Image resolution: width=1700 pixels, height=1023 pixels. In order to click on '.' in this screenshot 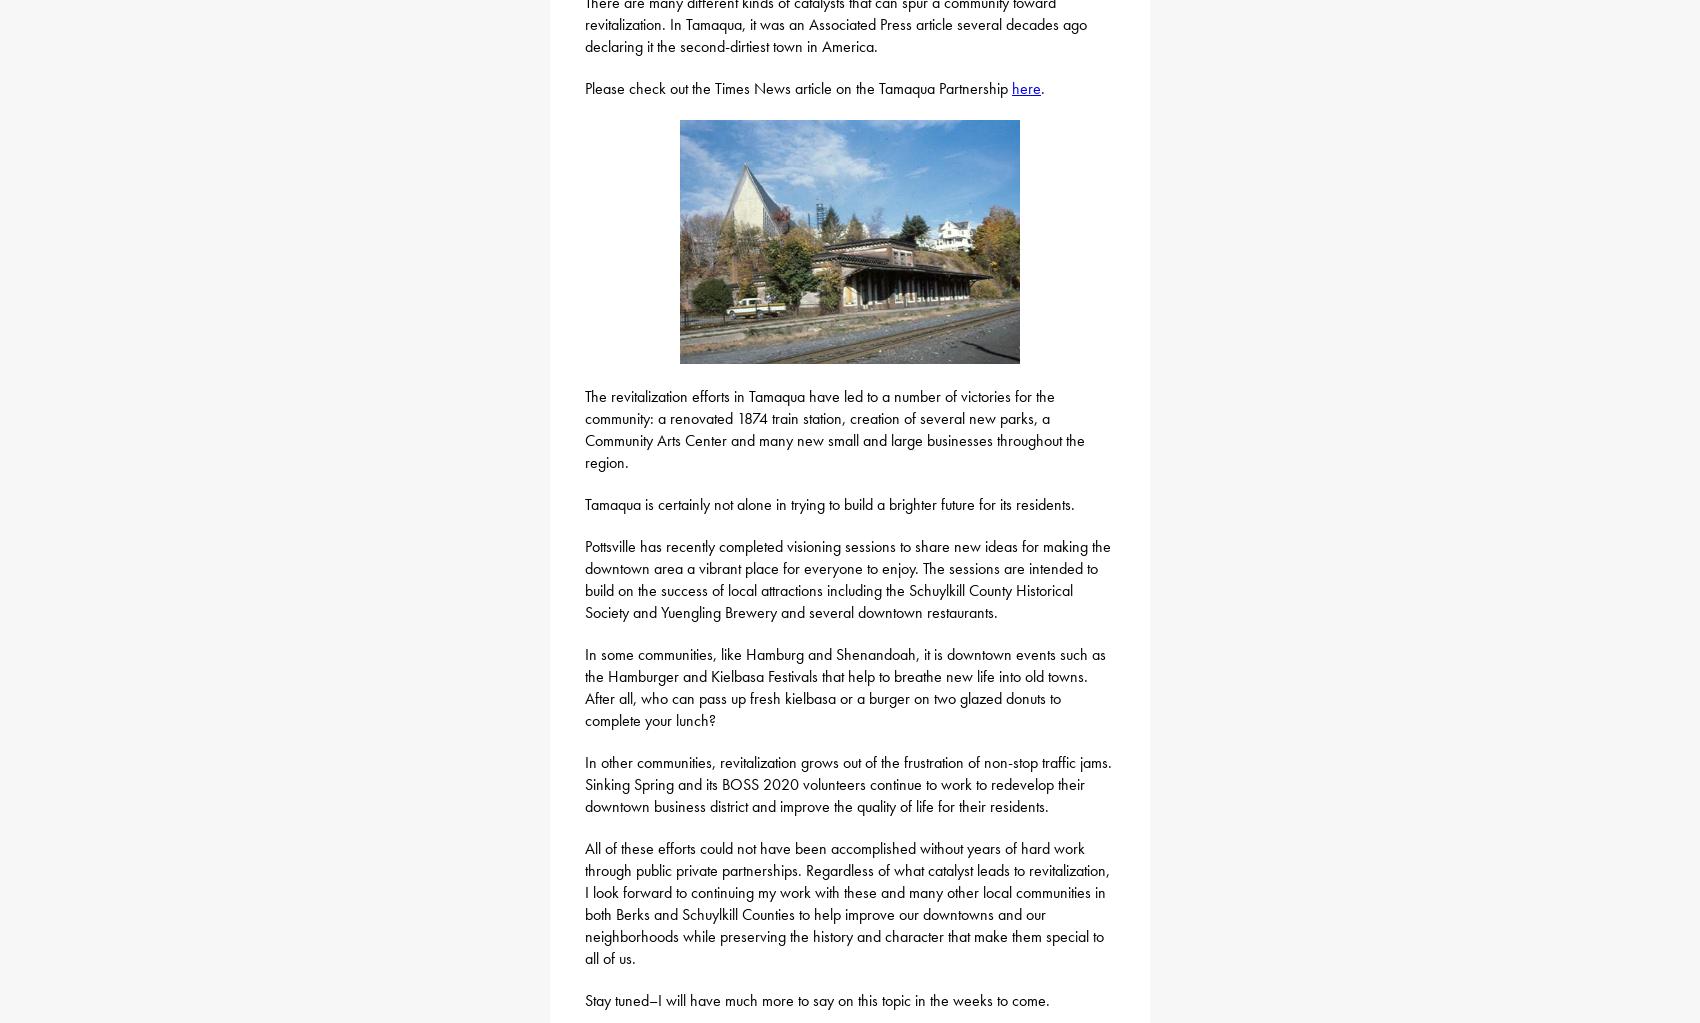, I will do `click(1041, 87)`.